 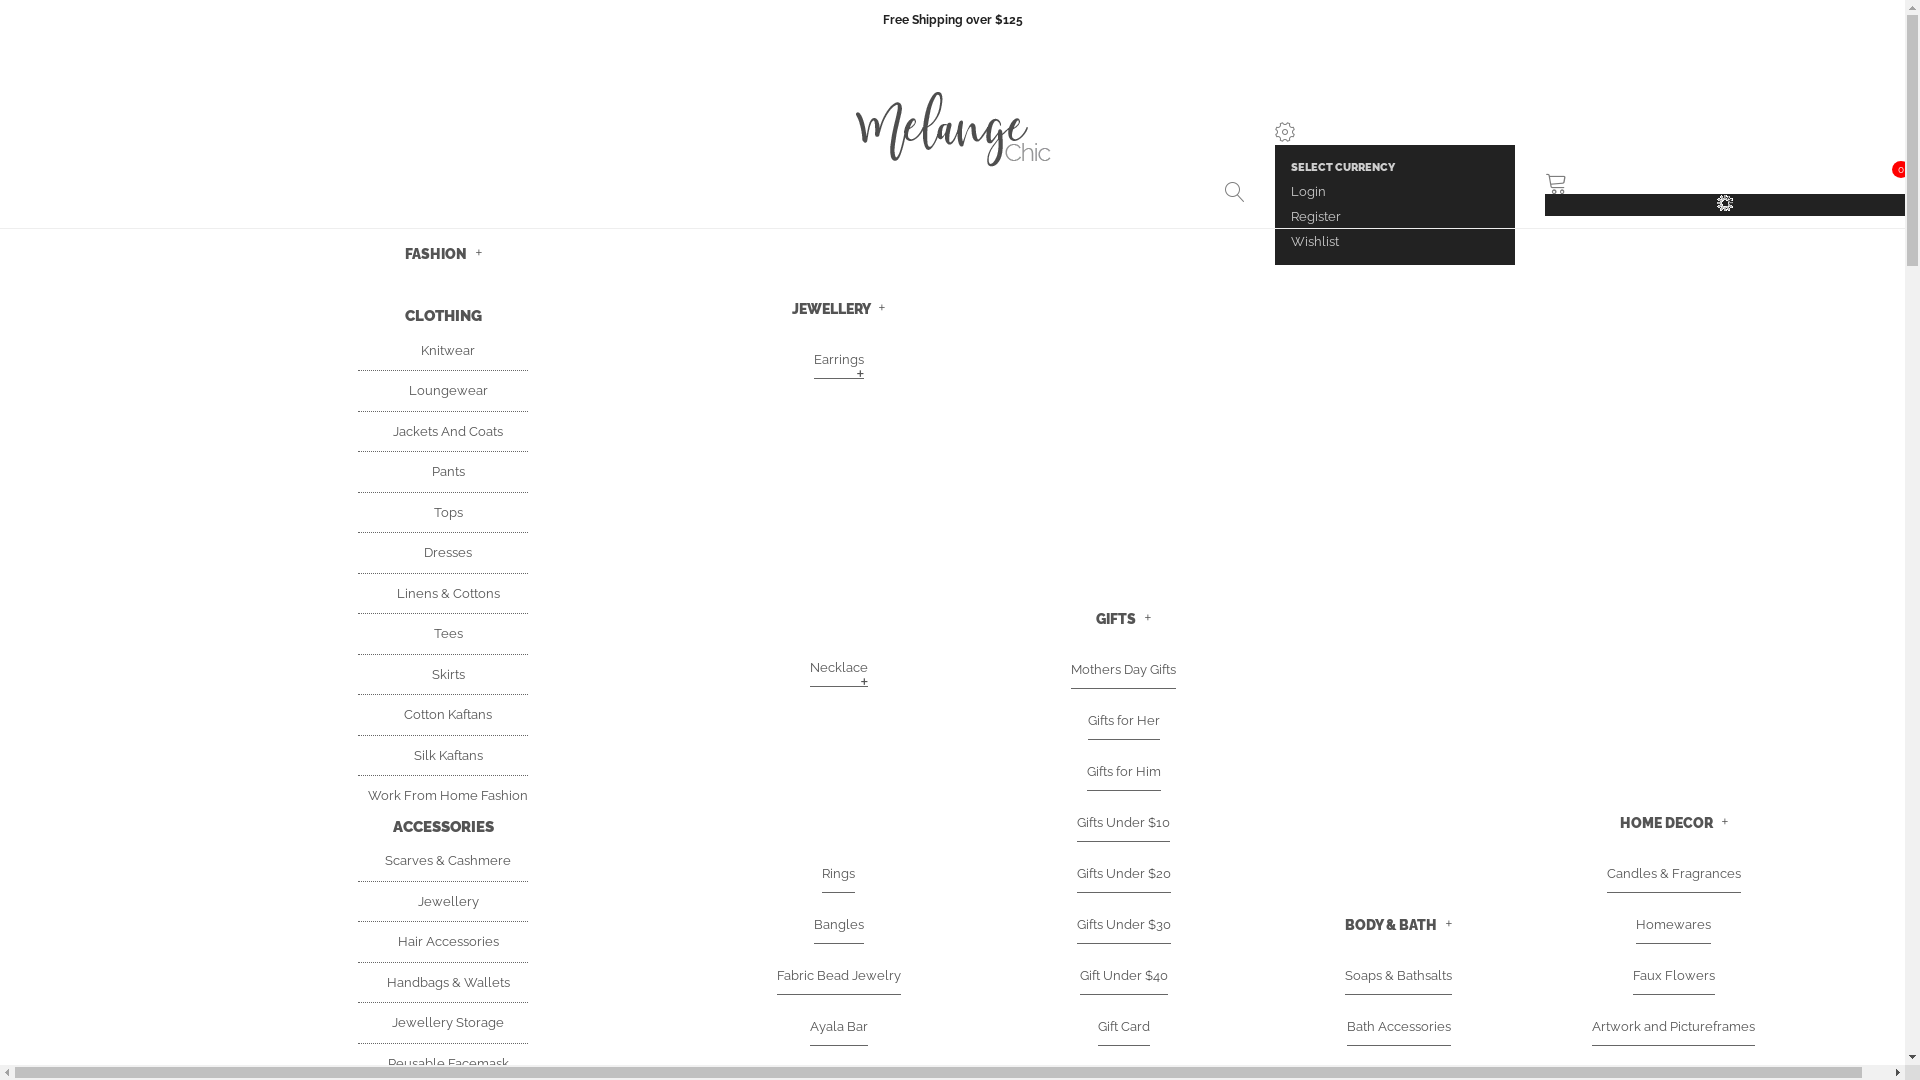 I want to click on 'Homewares', so click(x=1673, y=925).